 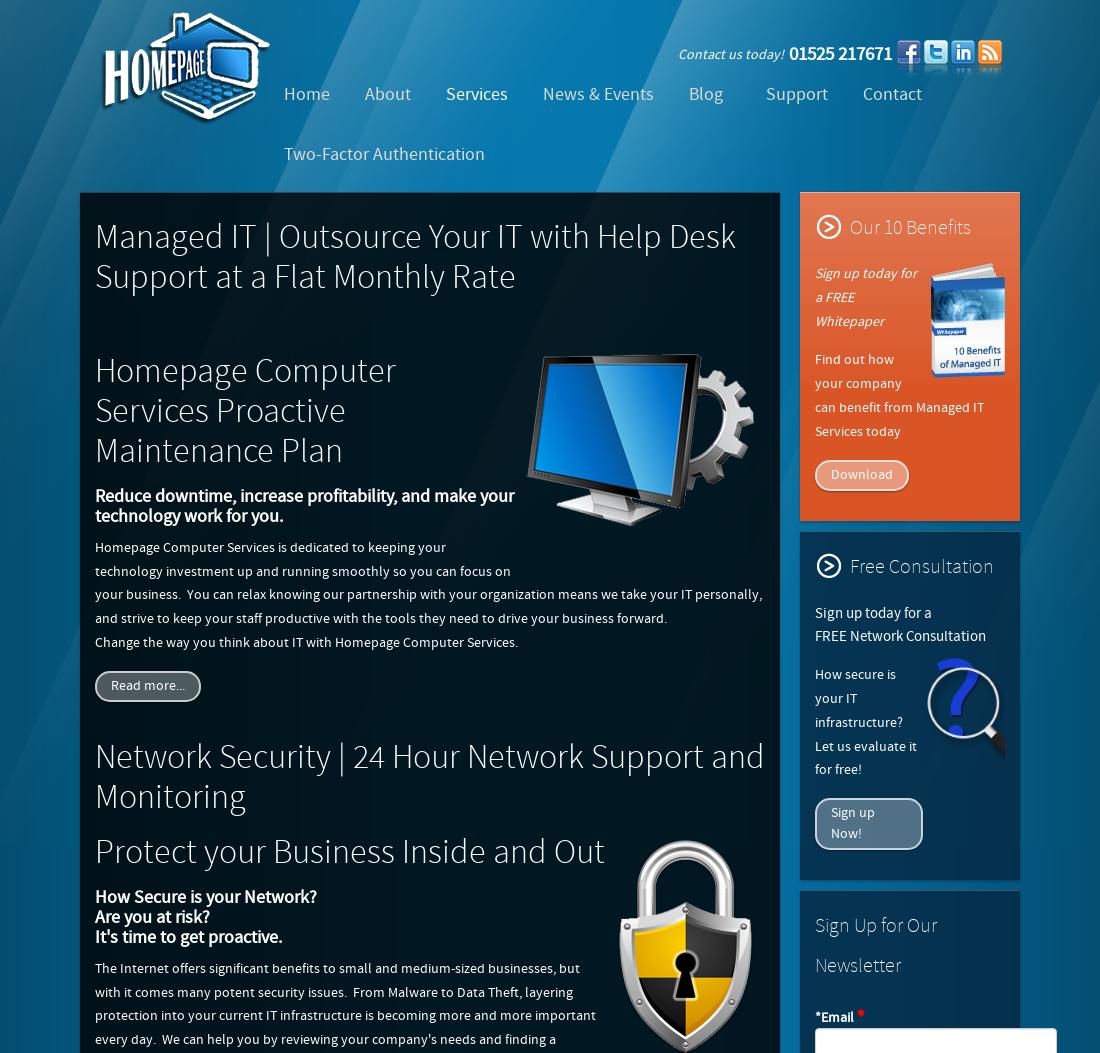 What do you see at coordinates (865, 756) in the screenshot?
I see `'Let us evaluate it for free!'` at bounding box center [865, 756].